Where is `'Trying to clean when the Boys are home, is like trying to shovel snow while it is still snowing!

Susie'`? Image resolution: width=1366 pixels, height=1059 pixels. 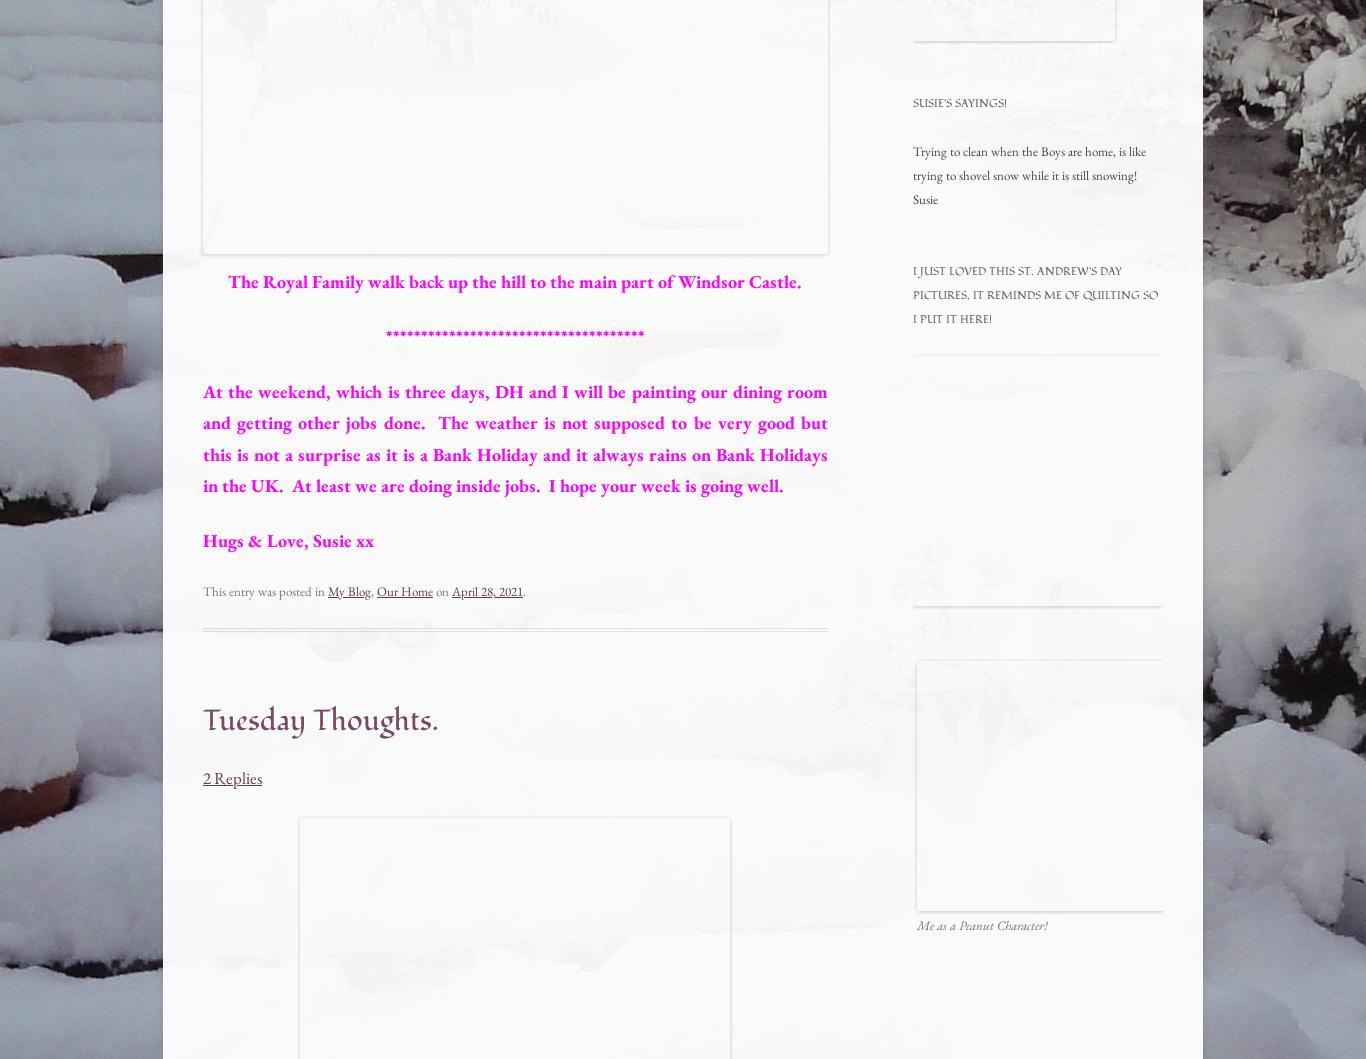
'Trying to clean when the Boys are home, is like trying to shovel snow while it is still snowing!

Susie' is located at coordinates (1028, 173).